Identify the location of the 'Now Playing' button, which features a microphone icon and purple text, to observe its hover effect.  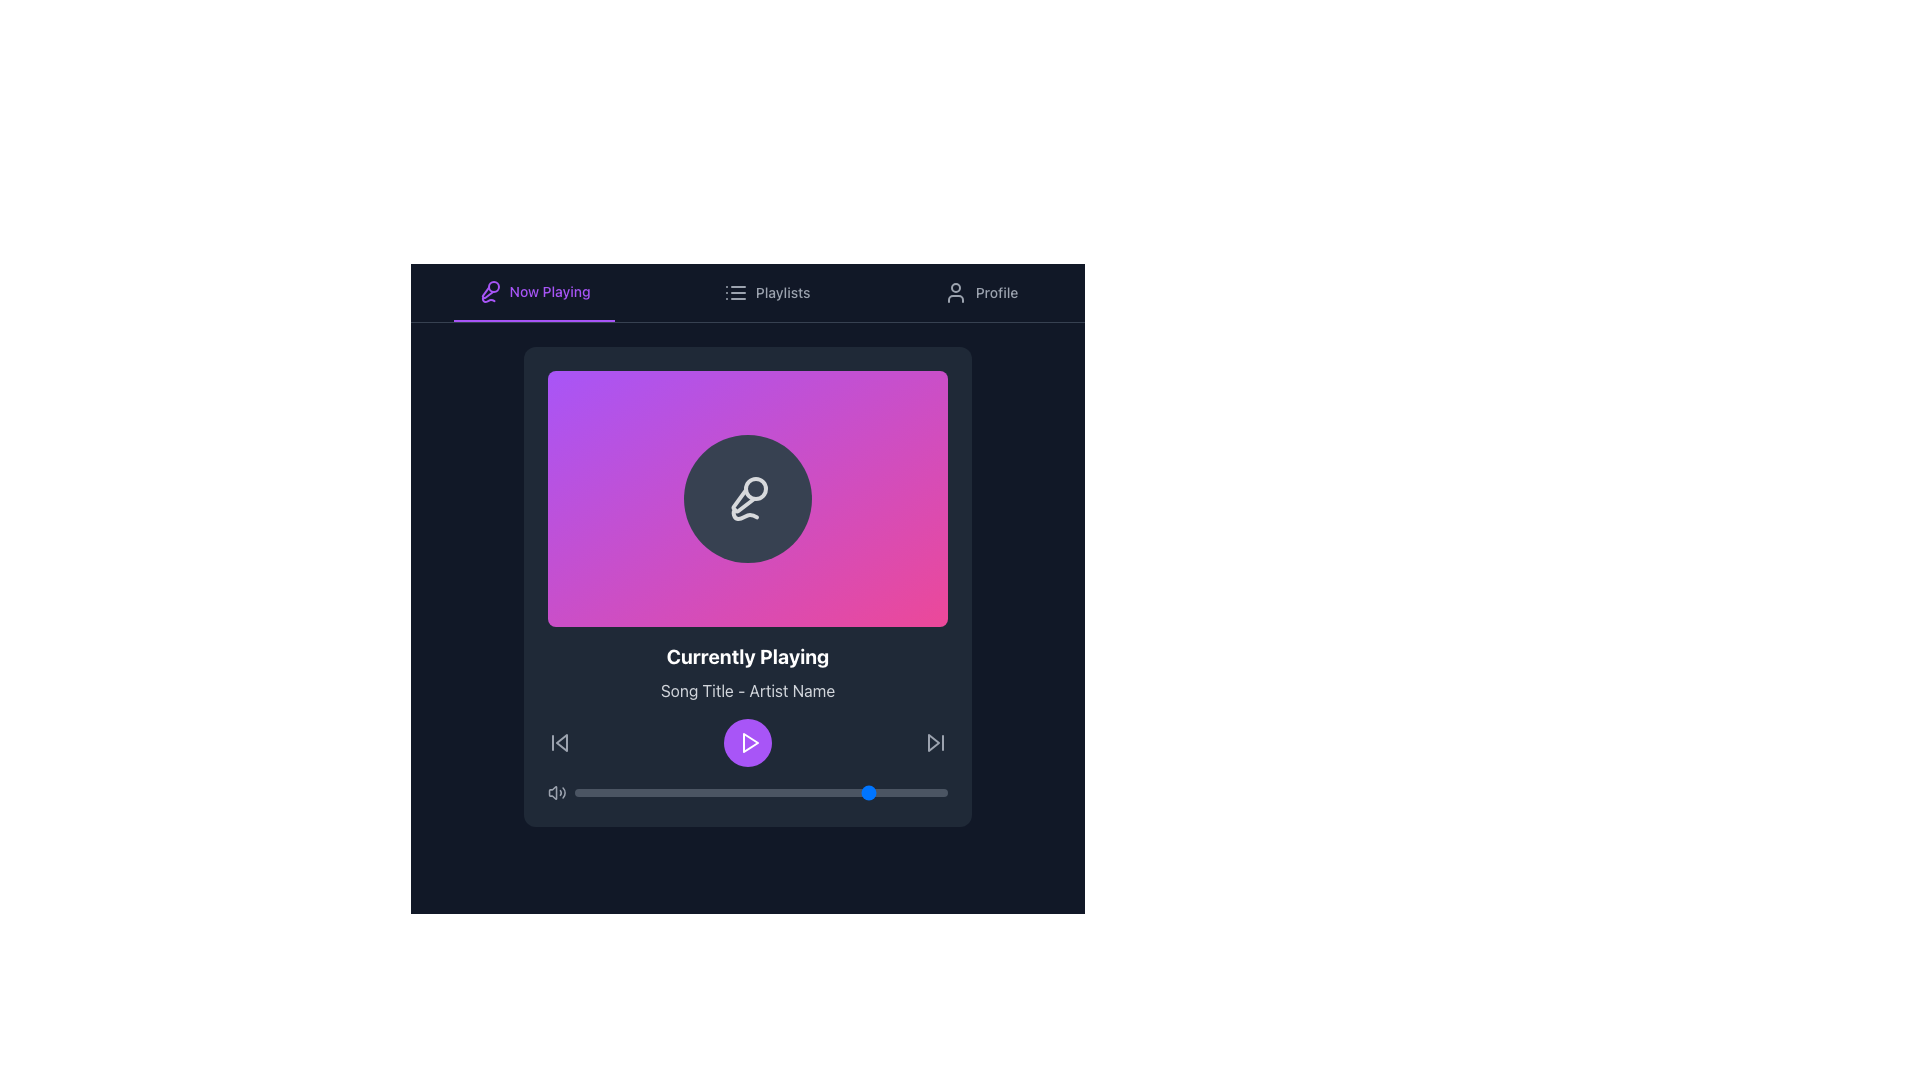
(534, 293).